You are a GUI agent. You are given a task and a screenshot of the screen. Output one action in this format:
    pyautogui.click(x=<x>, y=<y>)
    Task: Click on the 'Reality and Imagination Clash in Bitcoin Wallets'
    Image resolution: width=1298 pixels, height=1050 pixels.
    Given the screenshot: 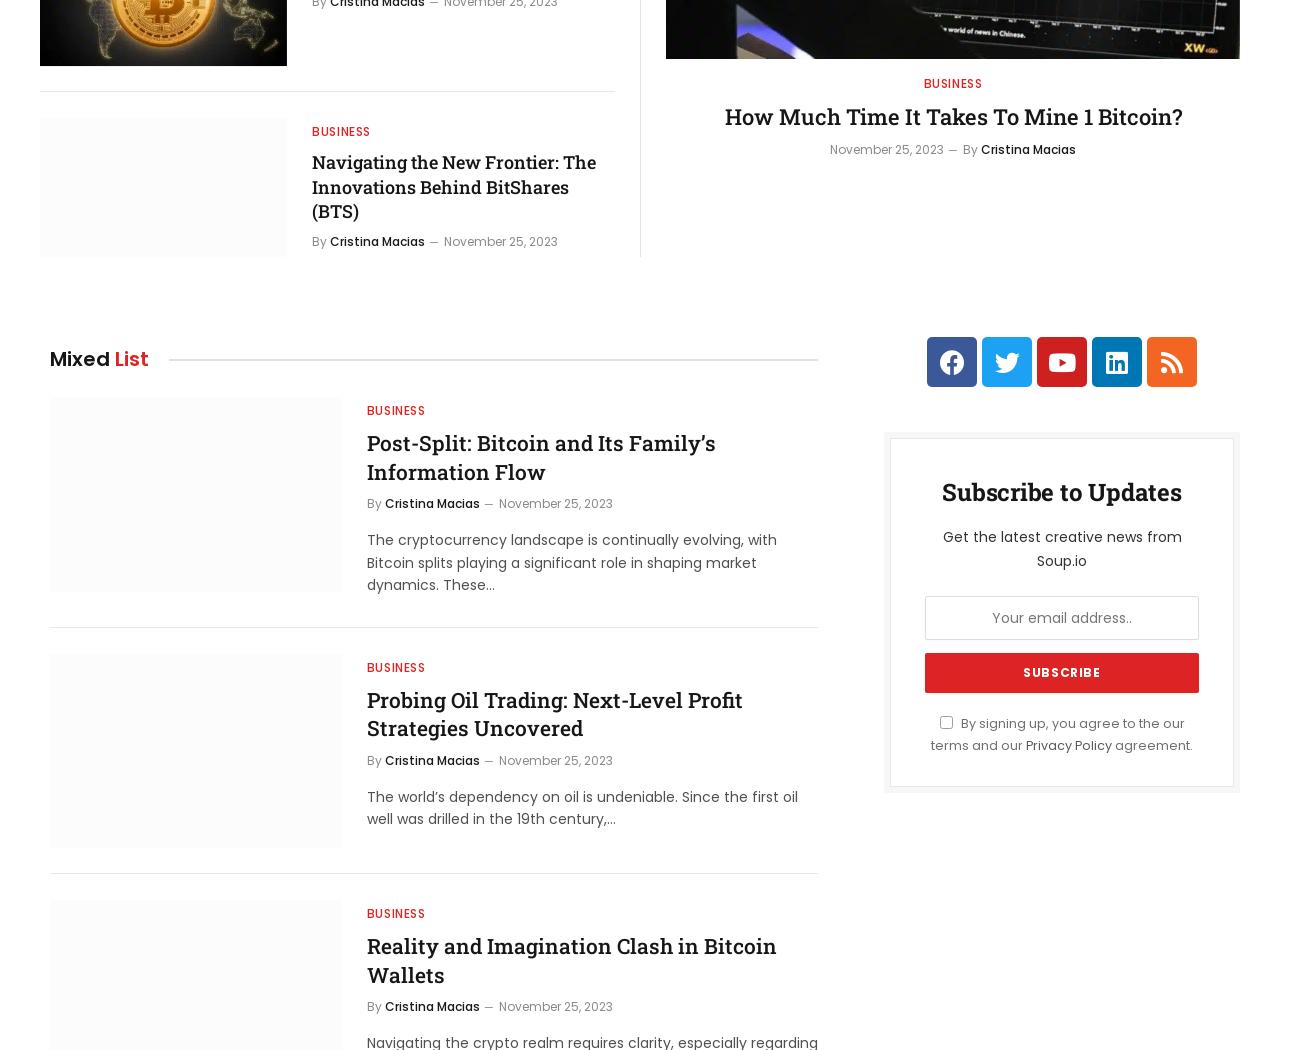 What is the action you would take?
    pyautogui.click(x=569, y=959)
    